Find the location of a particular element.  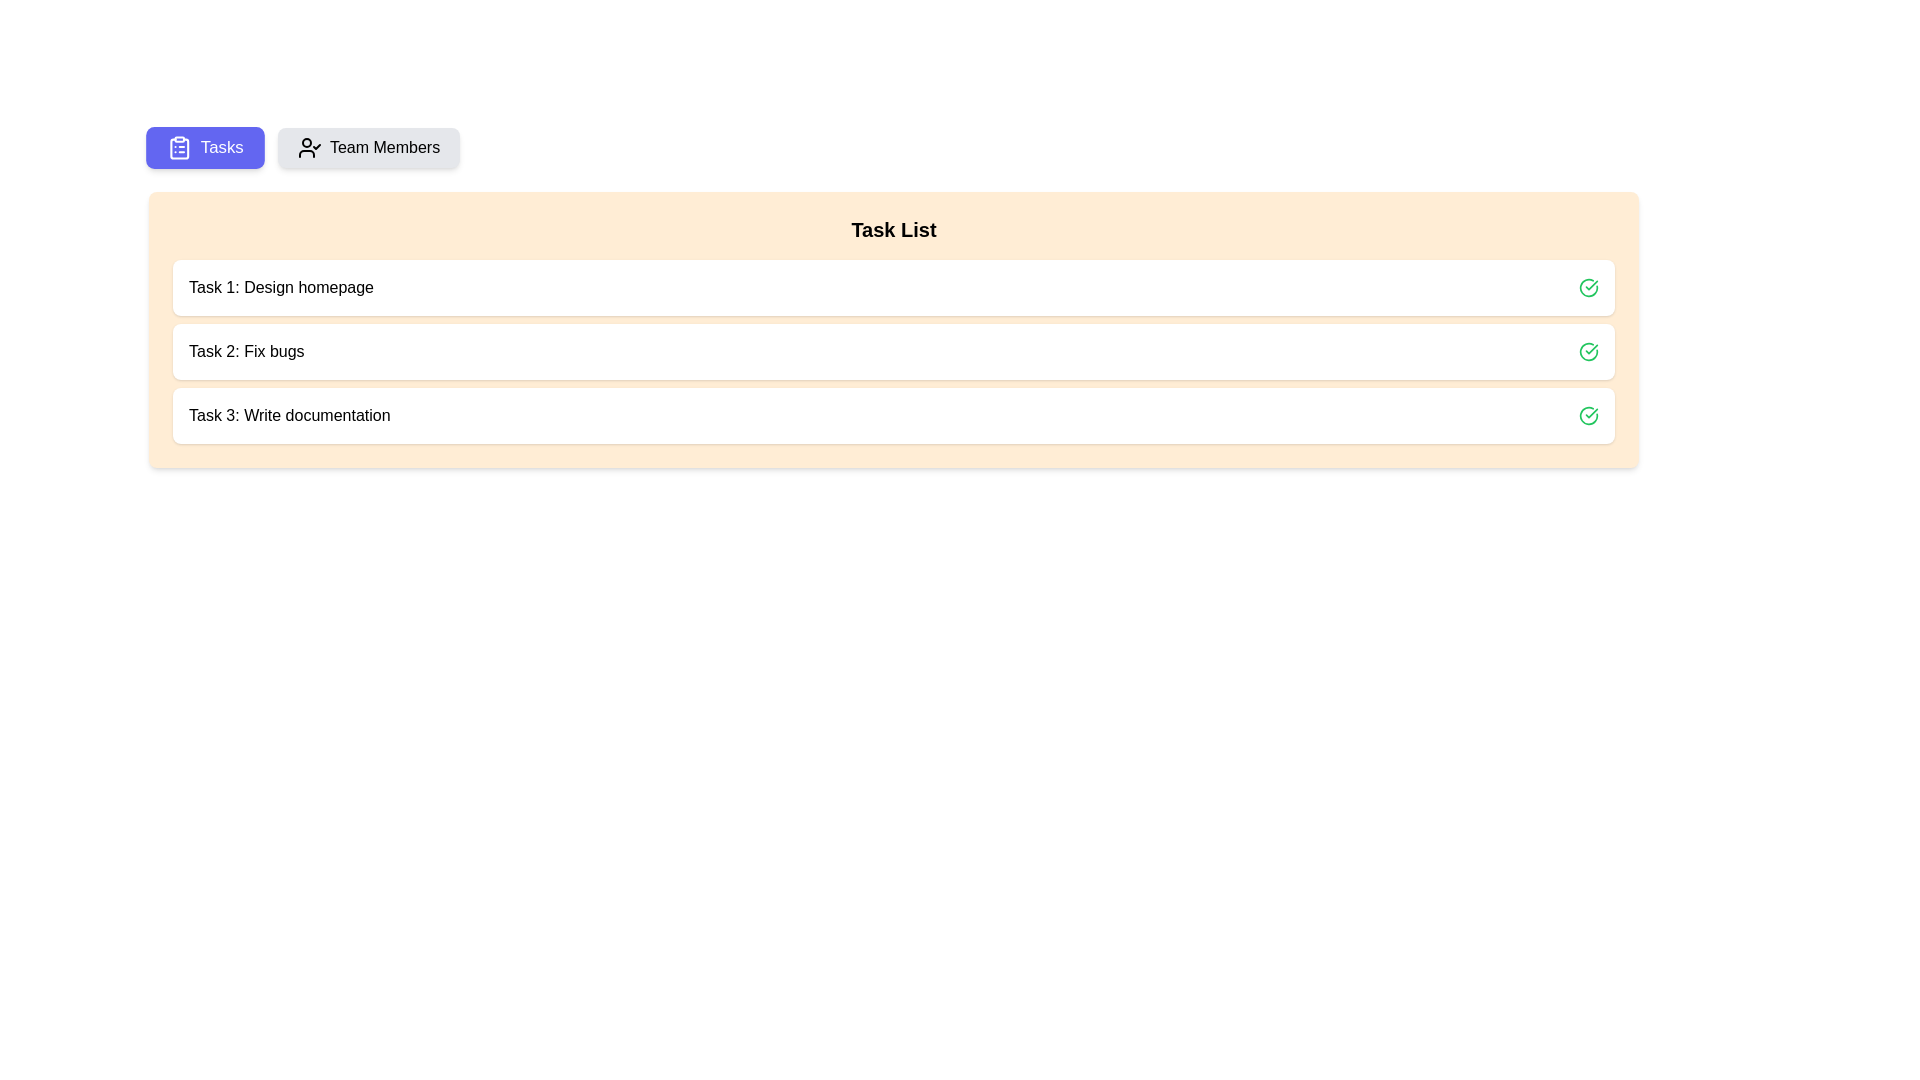

text label 'Tasks' which is styled with a sans-serif font, white color, and located on a purple button, positioned to the left of the 'Team Members' button is located at coordinates (222, 146).